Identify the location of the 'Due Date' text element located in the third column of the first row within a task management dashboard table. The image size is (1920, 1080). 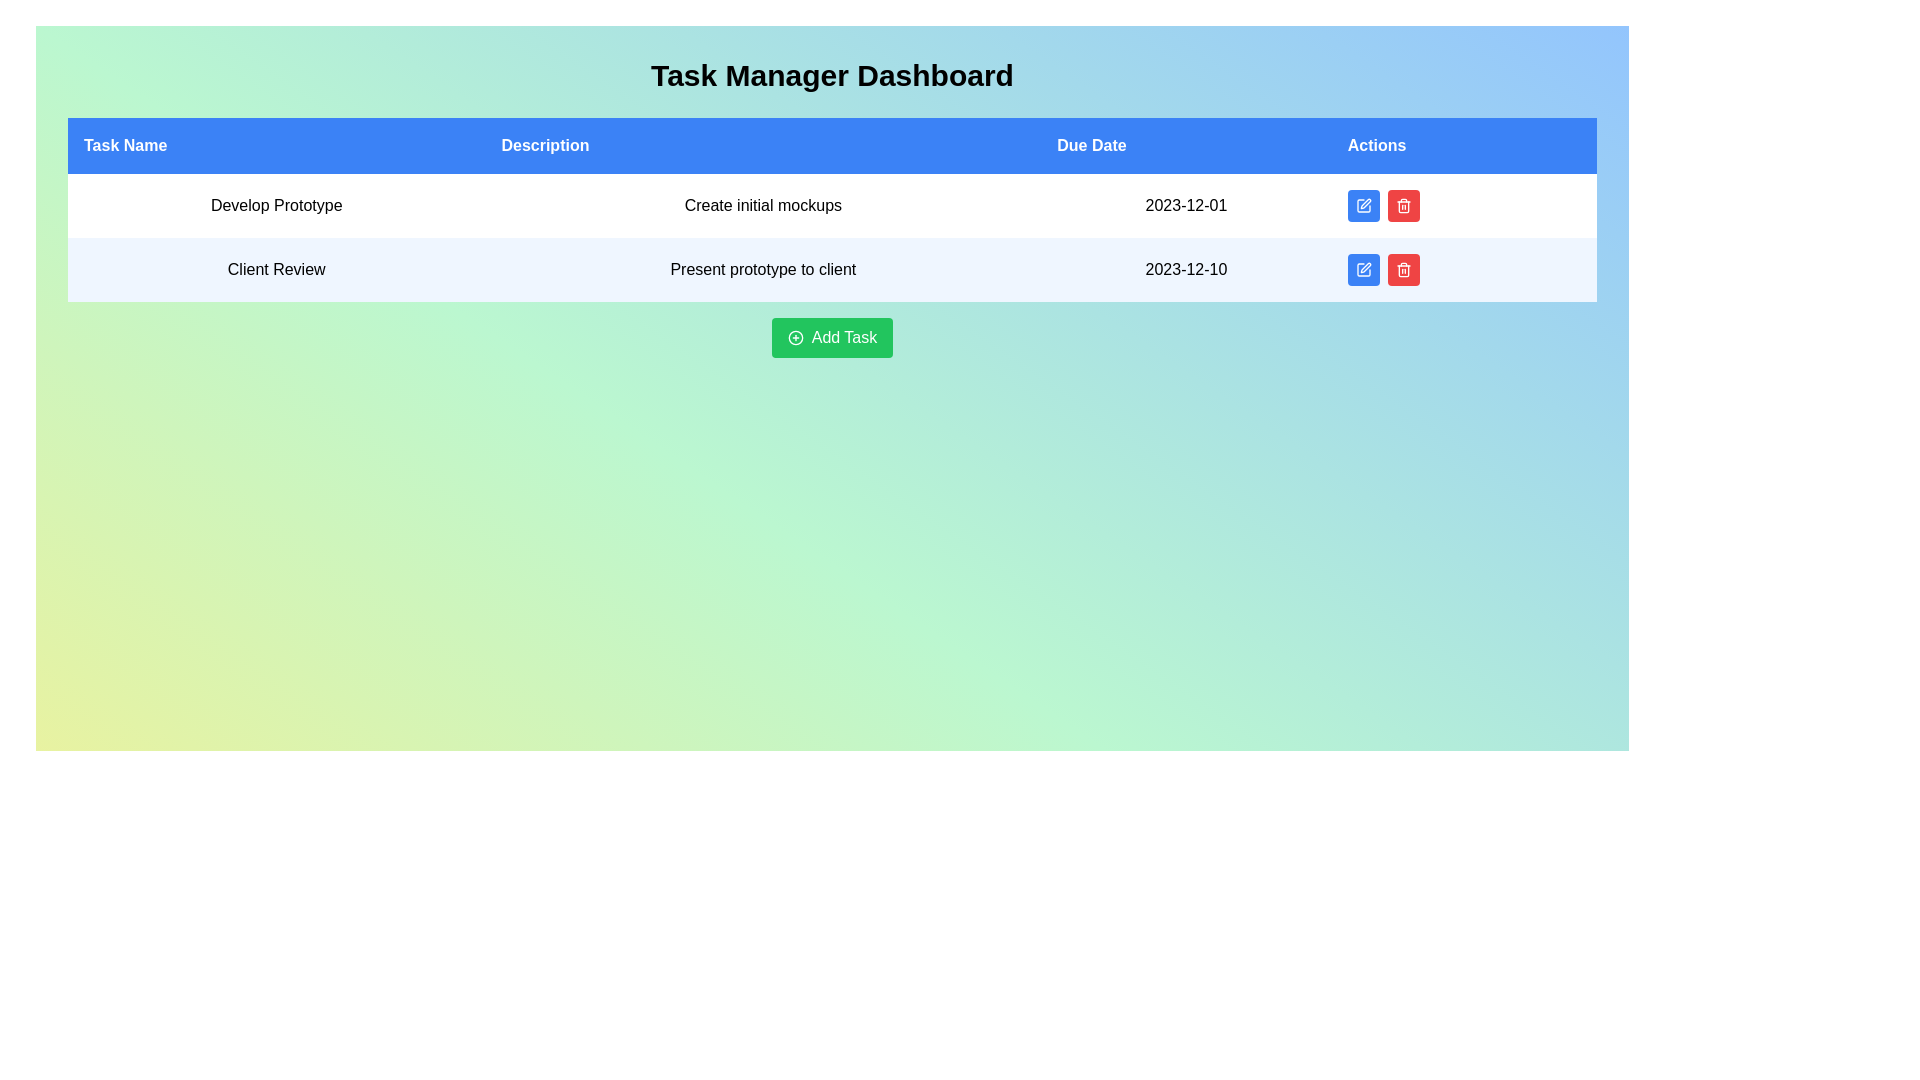
(1186, 205).